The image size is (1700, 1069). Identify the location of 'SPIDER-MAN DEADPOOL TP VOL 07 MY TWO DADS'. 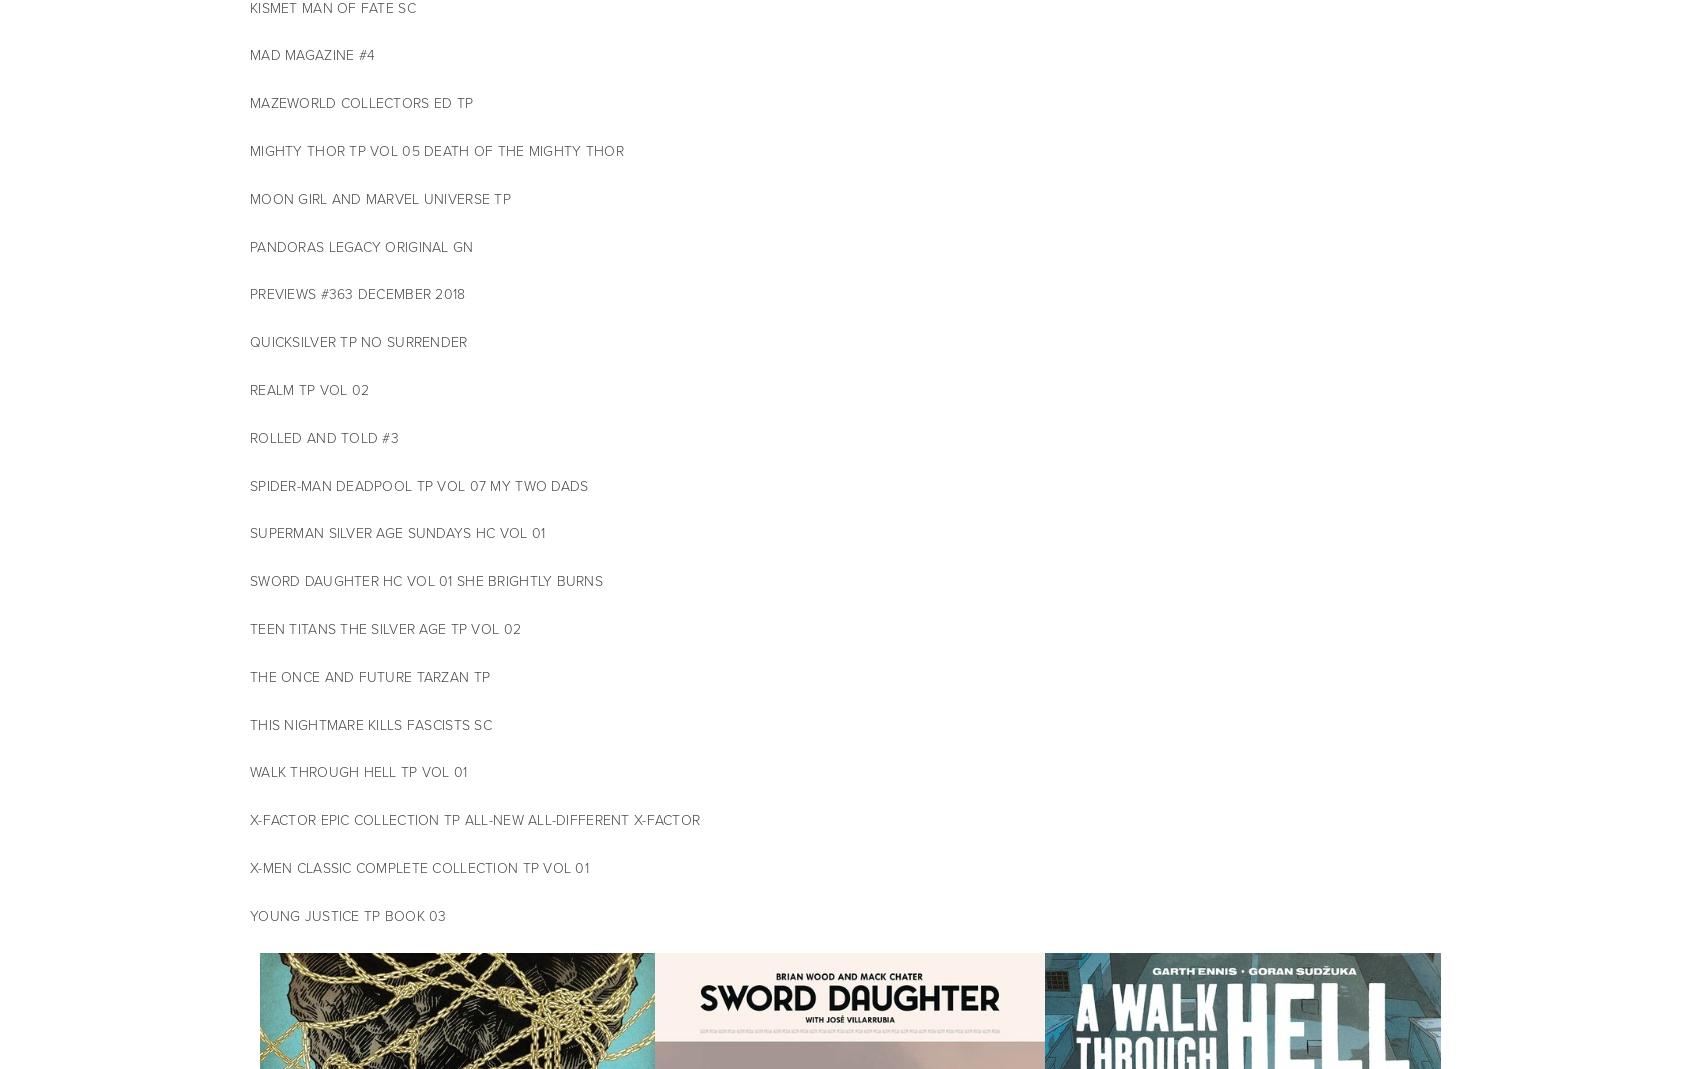
(418, 484).